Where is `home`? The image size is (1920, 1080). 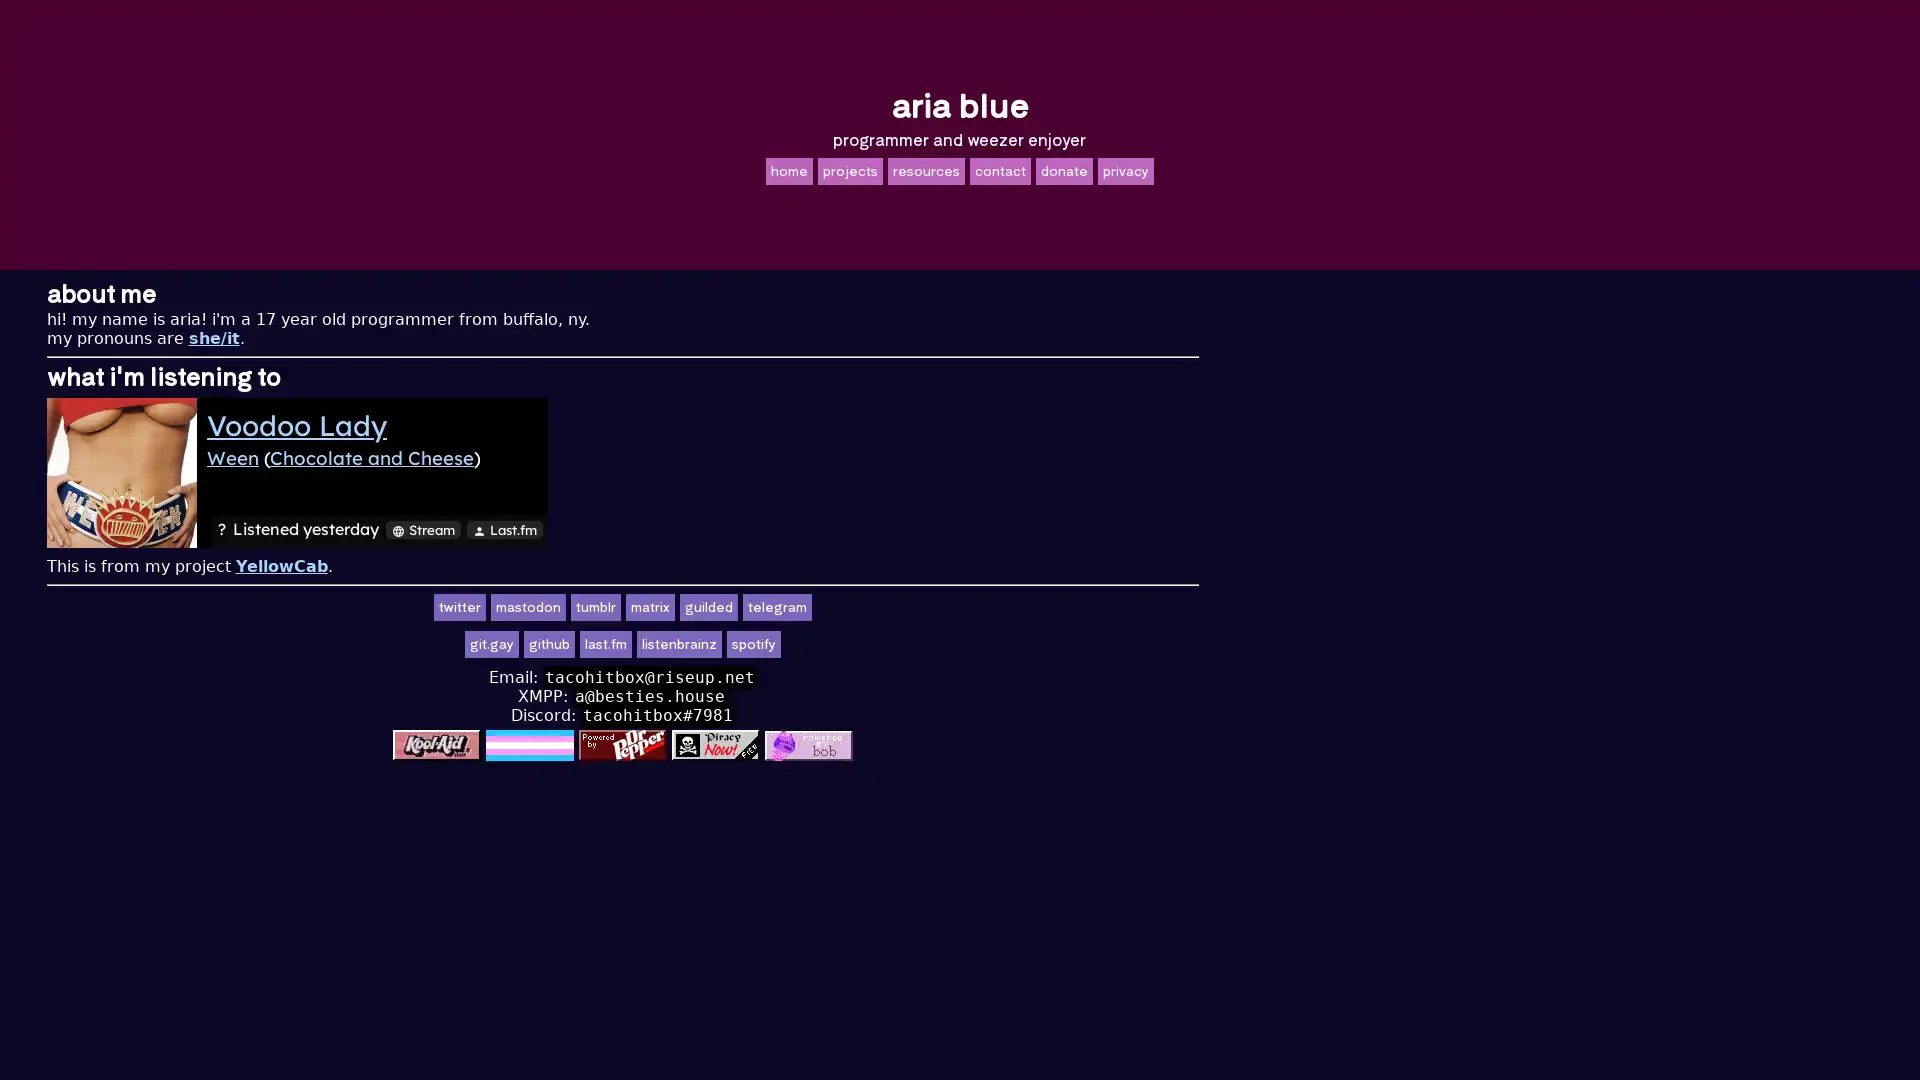
home is located at coordinates (787, 169).